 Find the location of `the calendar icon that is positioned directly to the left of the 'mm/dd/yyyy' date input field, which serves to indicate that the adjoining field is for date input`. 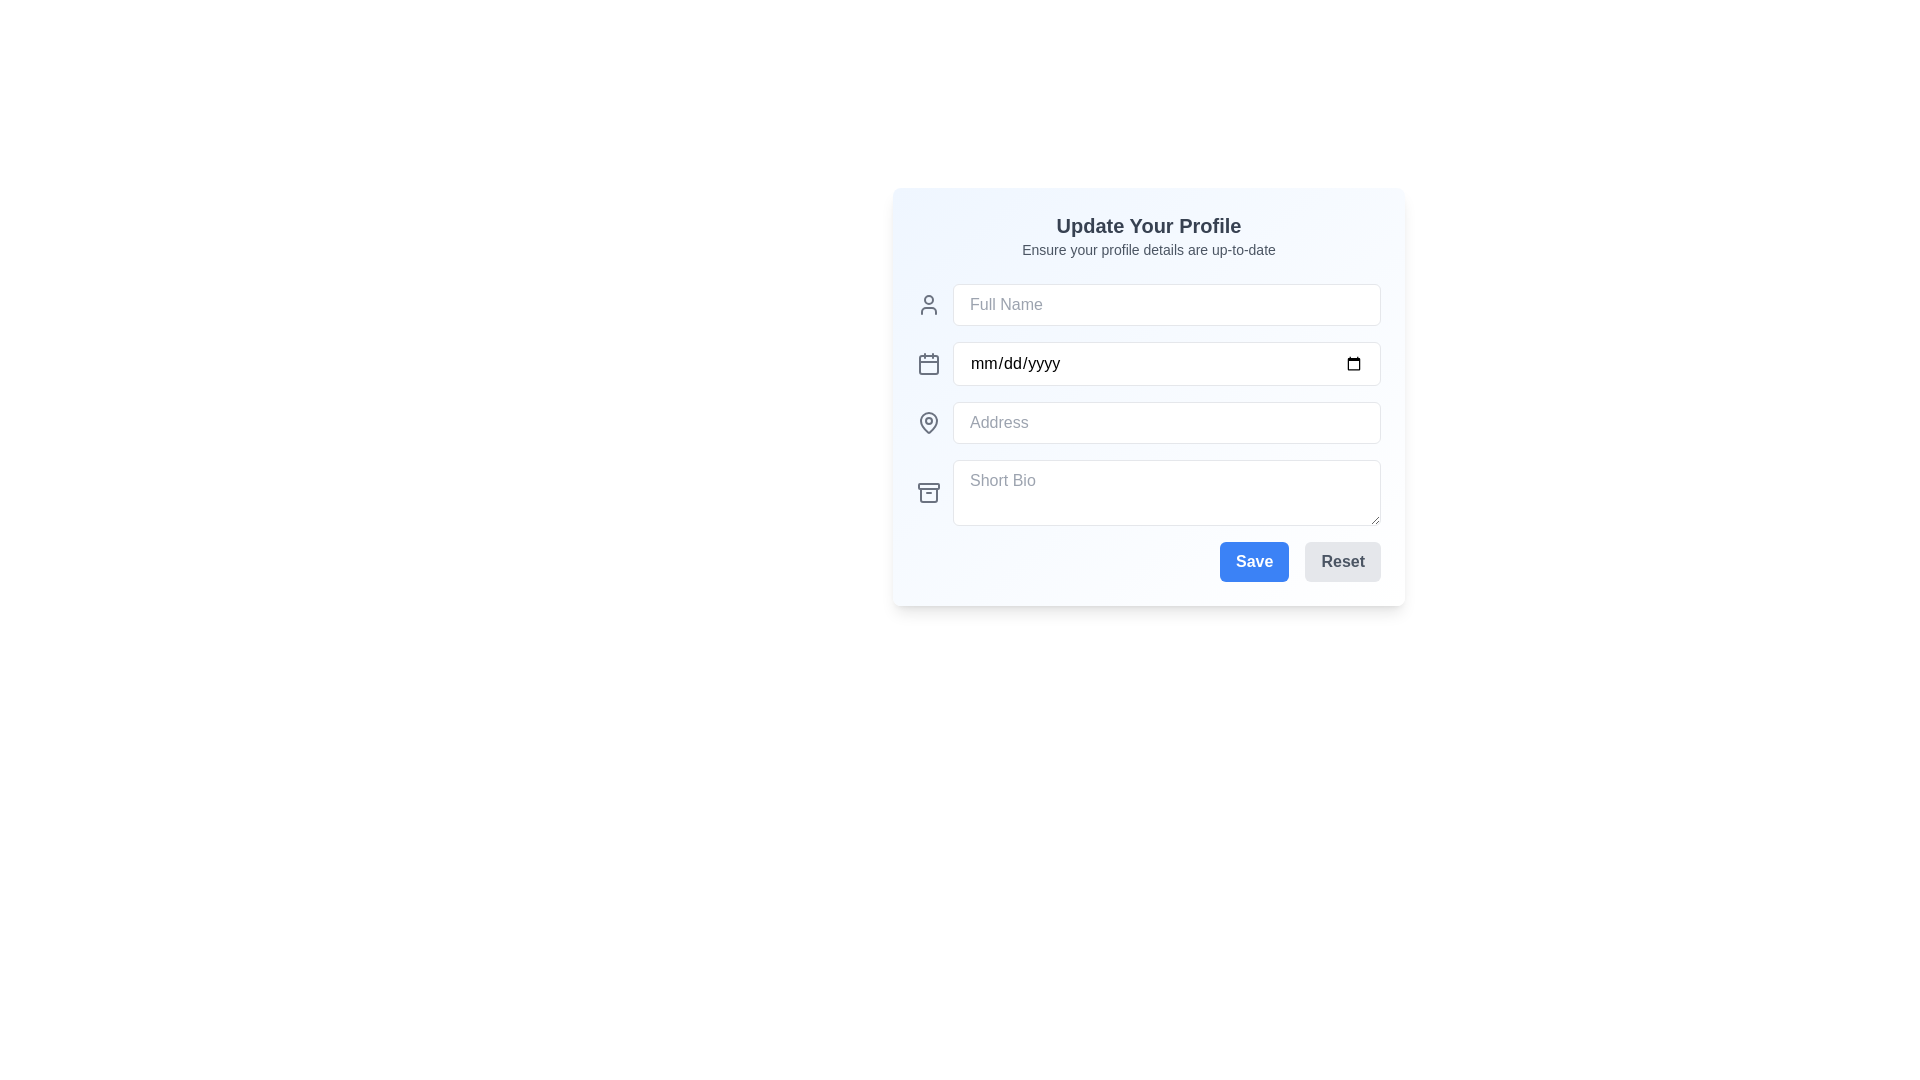

the calendar icon that is positioned directly to the left of the 'mm/dd/yyyy' date input field, which serves to indicate that the adjoining field is for date input is located at coordinates (928, 363).